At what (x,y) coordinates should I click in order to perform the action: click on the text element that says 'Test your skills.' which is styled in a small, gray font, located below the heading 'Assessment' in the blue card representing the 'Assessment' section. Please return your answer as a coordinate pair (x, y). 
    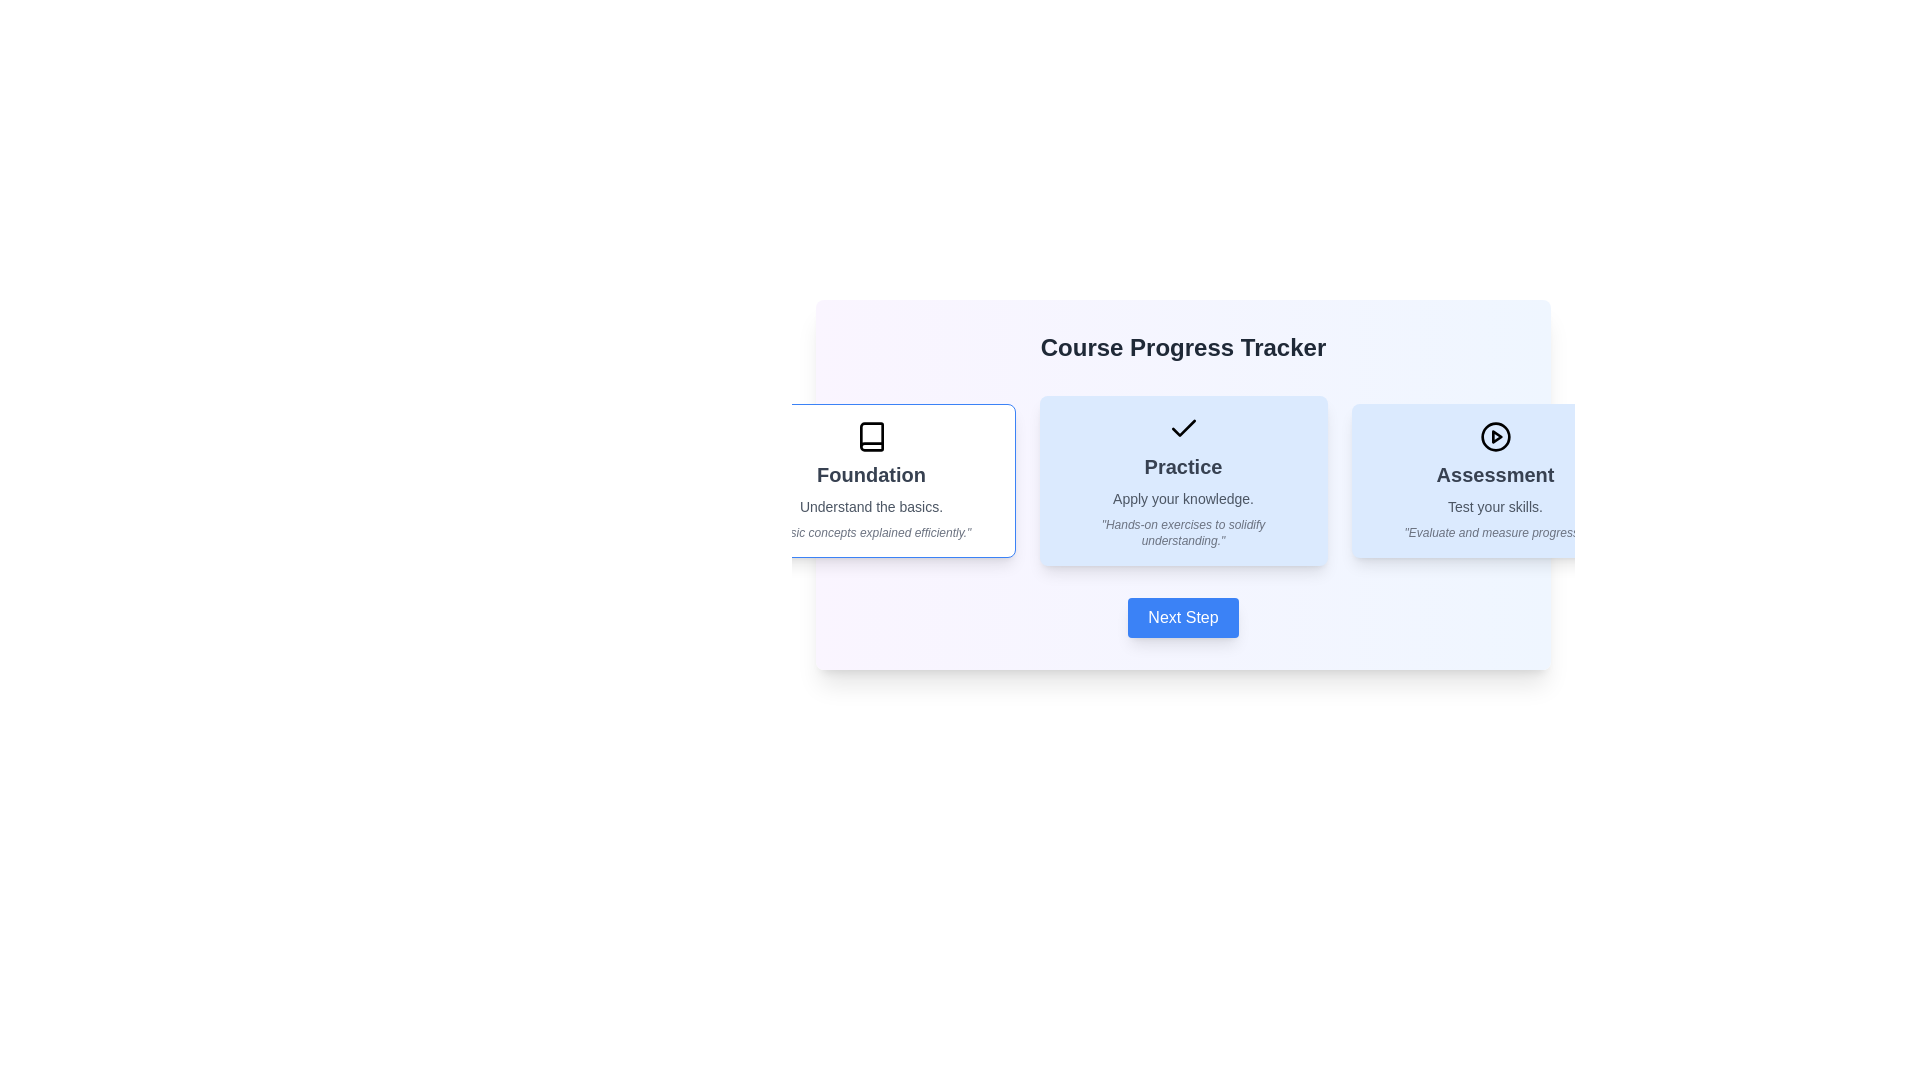
    Looking at the image, I should click on (1495, 505).